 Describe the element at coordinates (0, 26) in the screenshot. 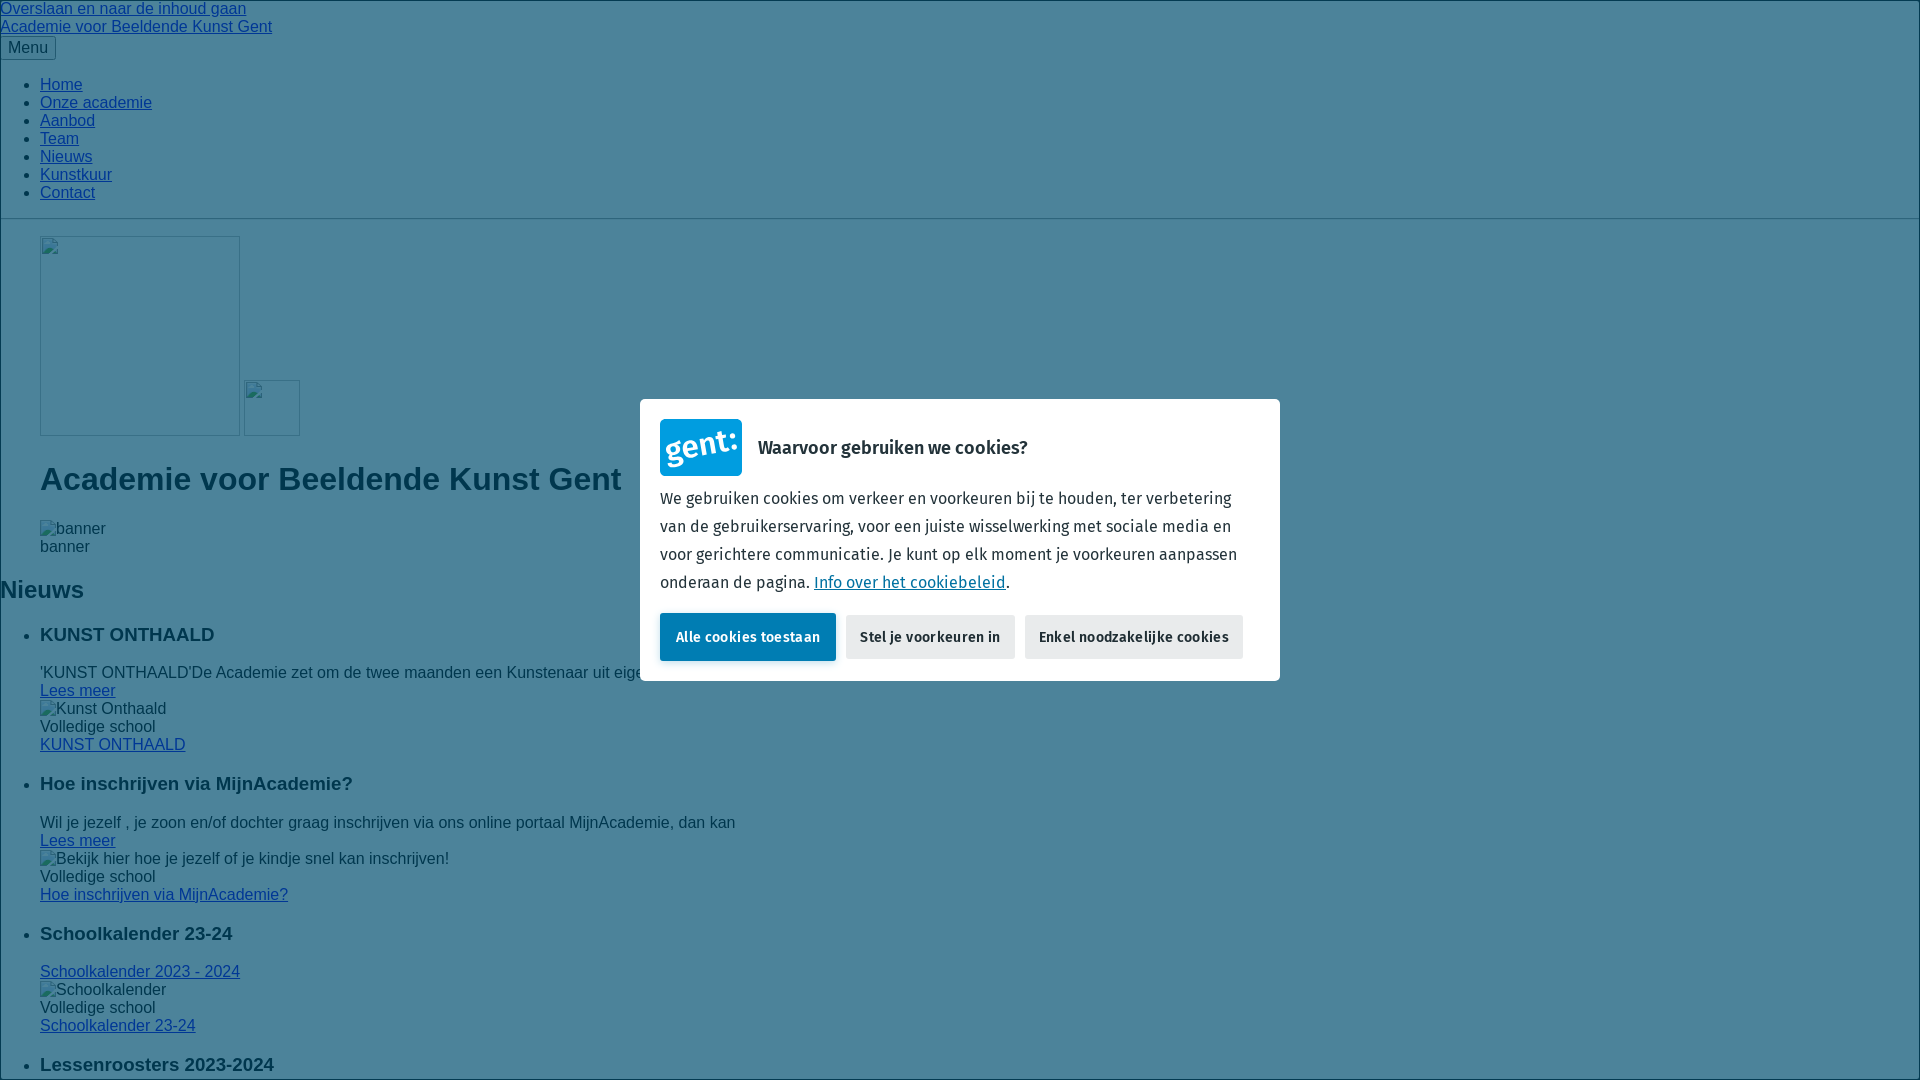

I see `'Academie voor Beeldende Kunst Gent'` at that location.